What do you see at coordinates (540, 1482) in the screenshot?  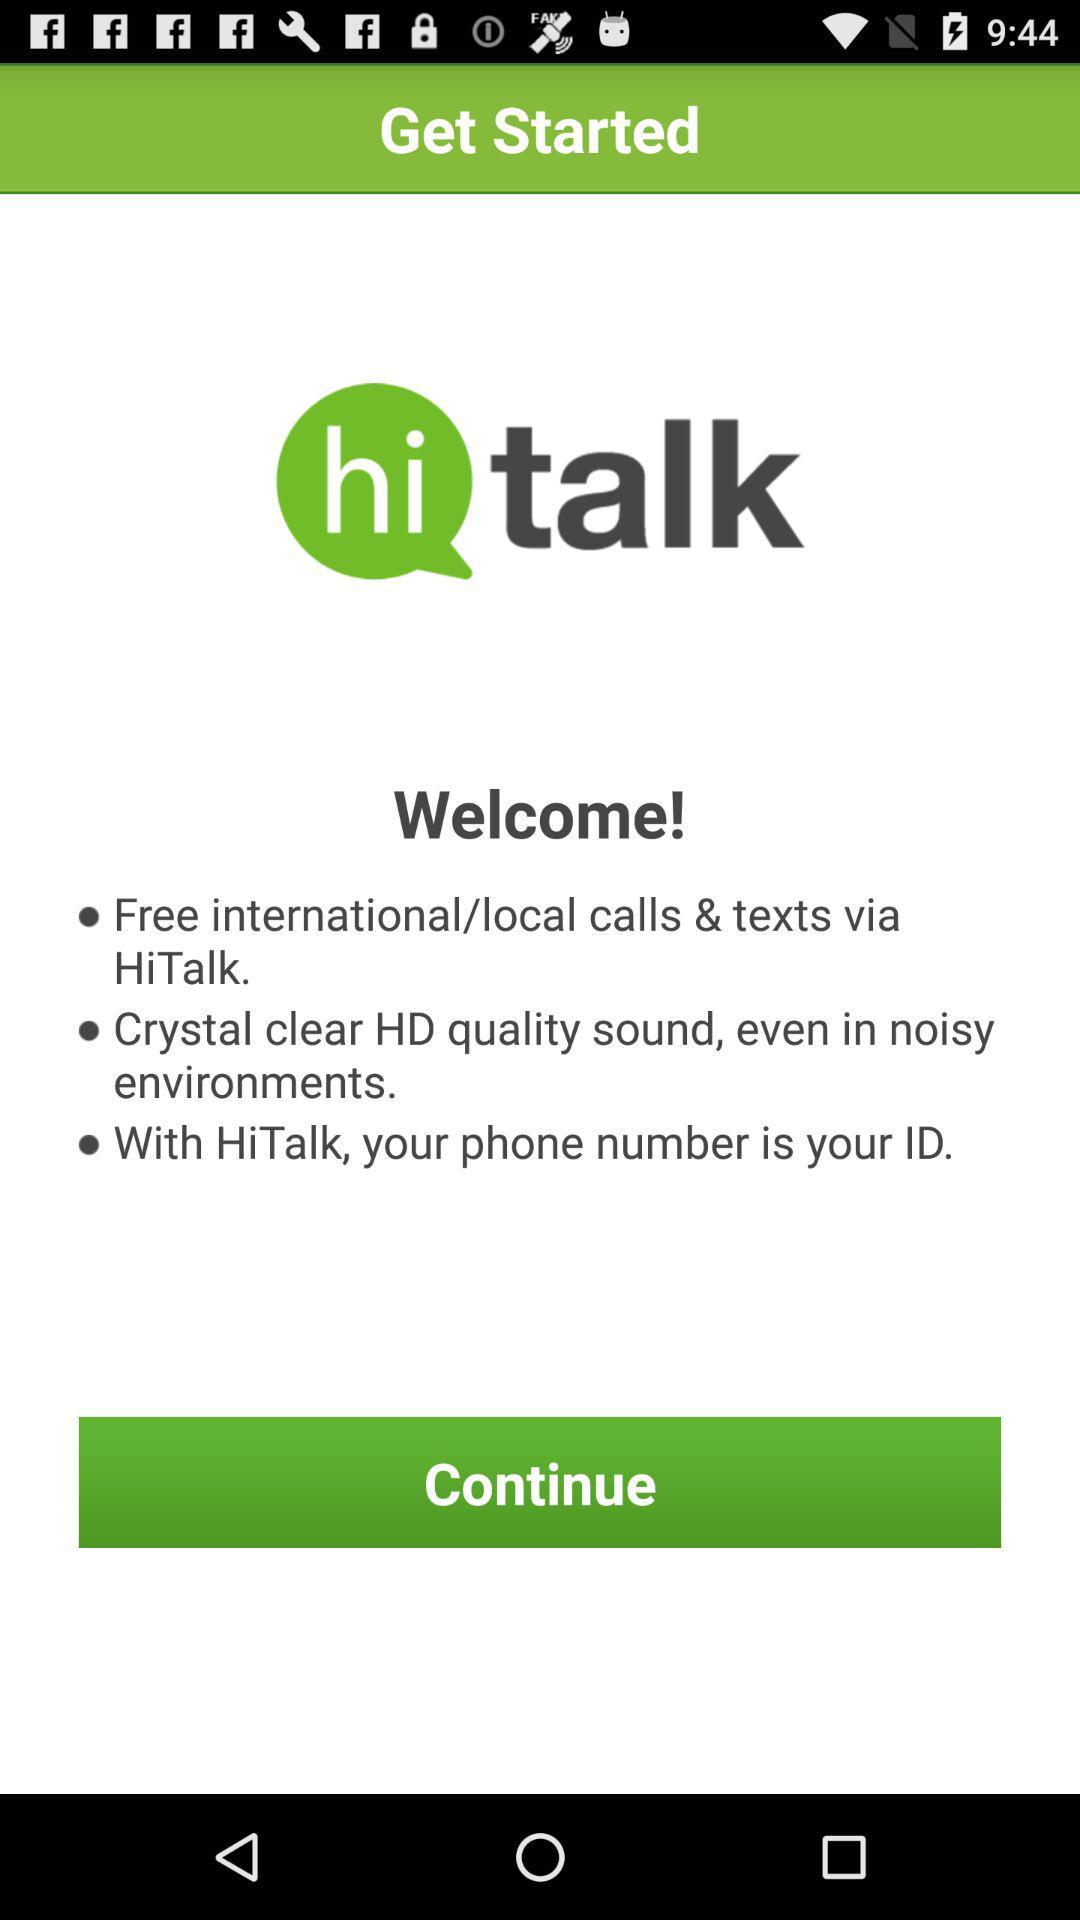 I see `icon below the with hitalk your app` at bounding box center [540, 1482].